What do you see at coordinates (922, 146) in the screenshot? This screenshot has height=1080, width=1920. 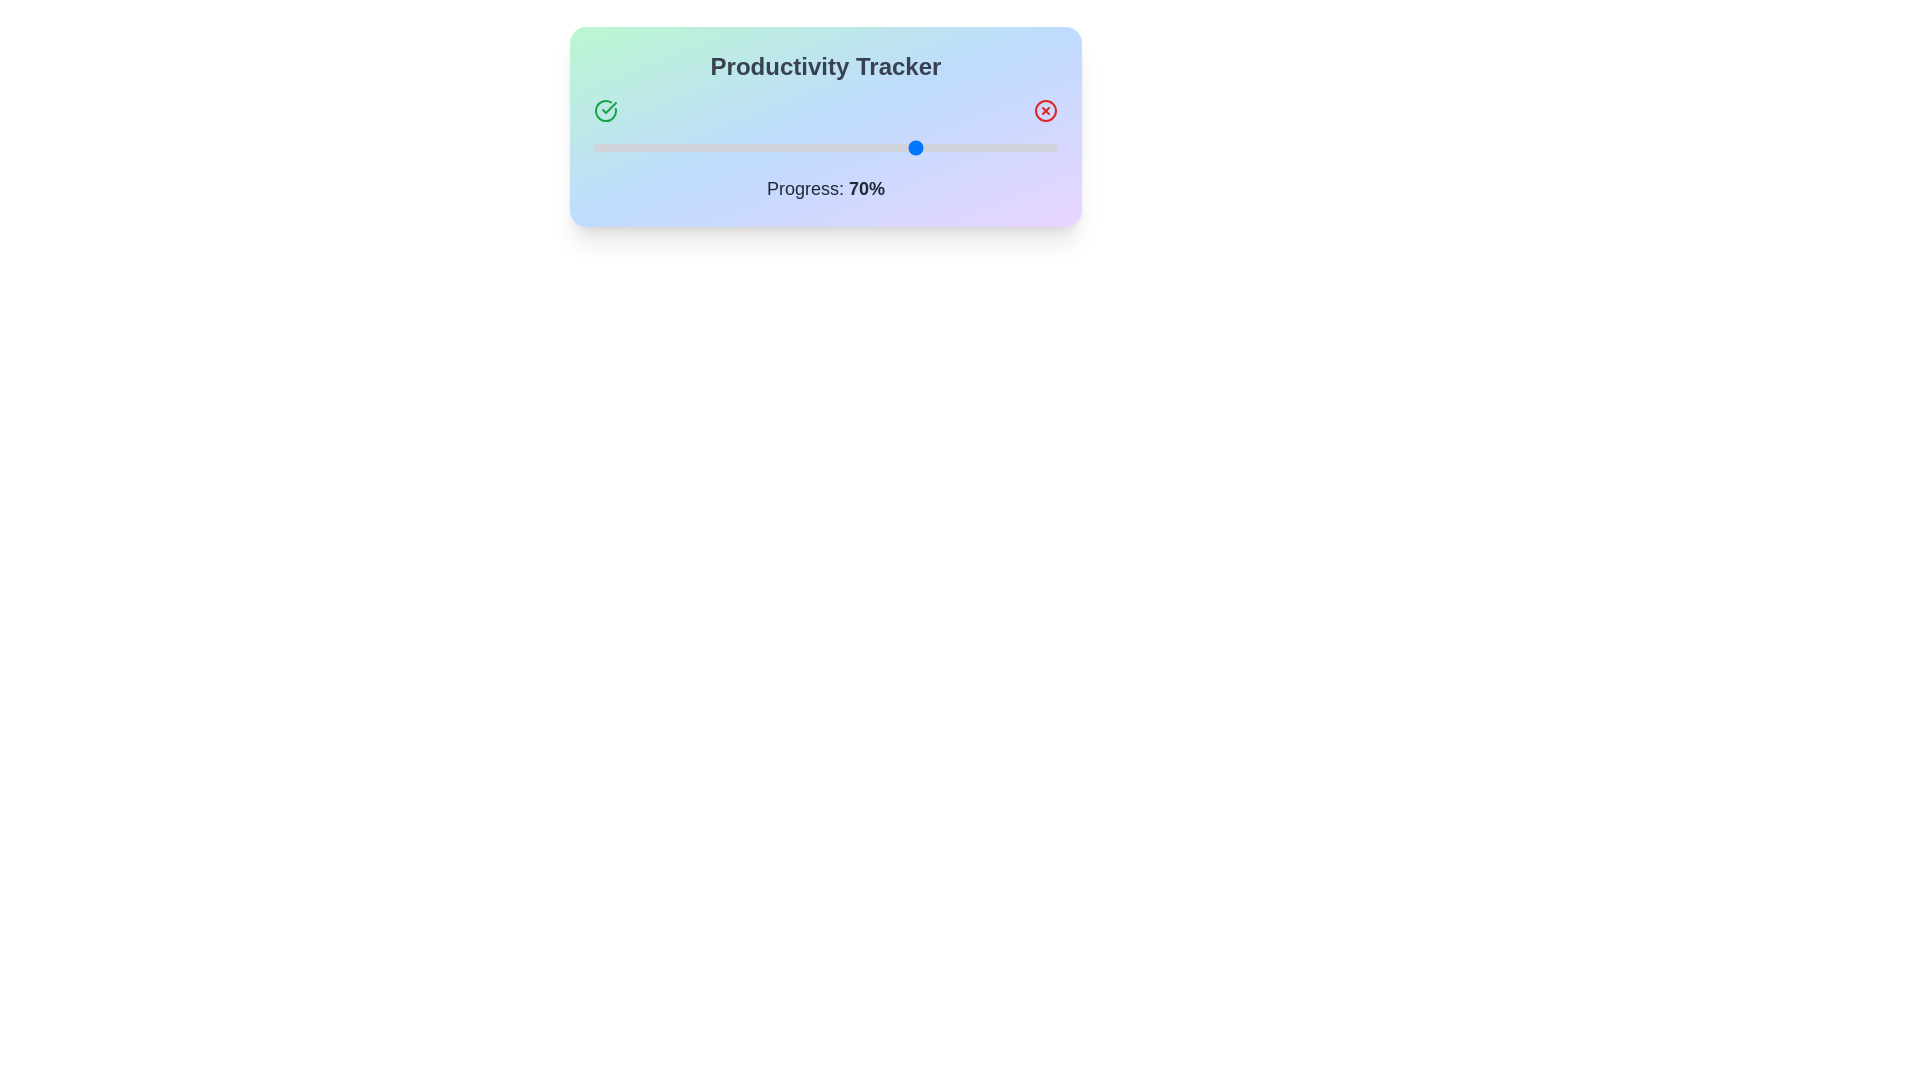 I see `the progress value` at bounding box center [922, 146].